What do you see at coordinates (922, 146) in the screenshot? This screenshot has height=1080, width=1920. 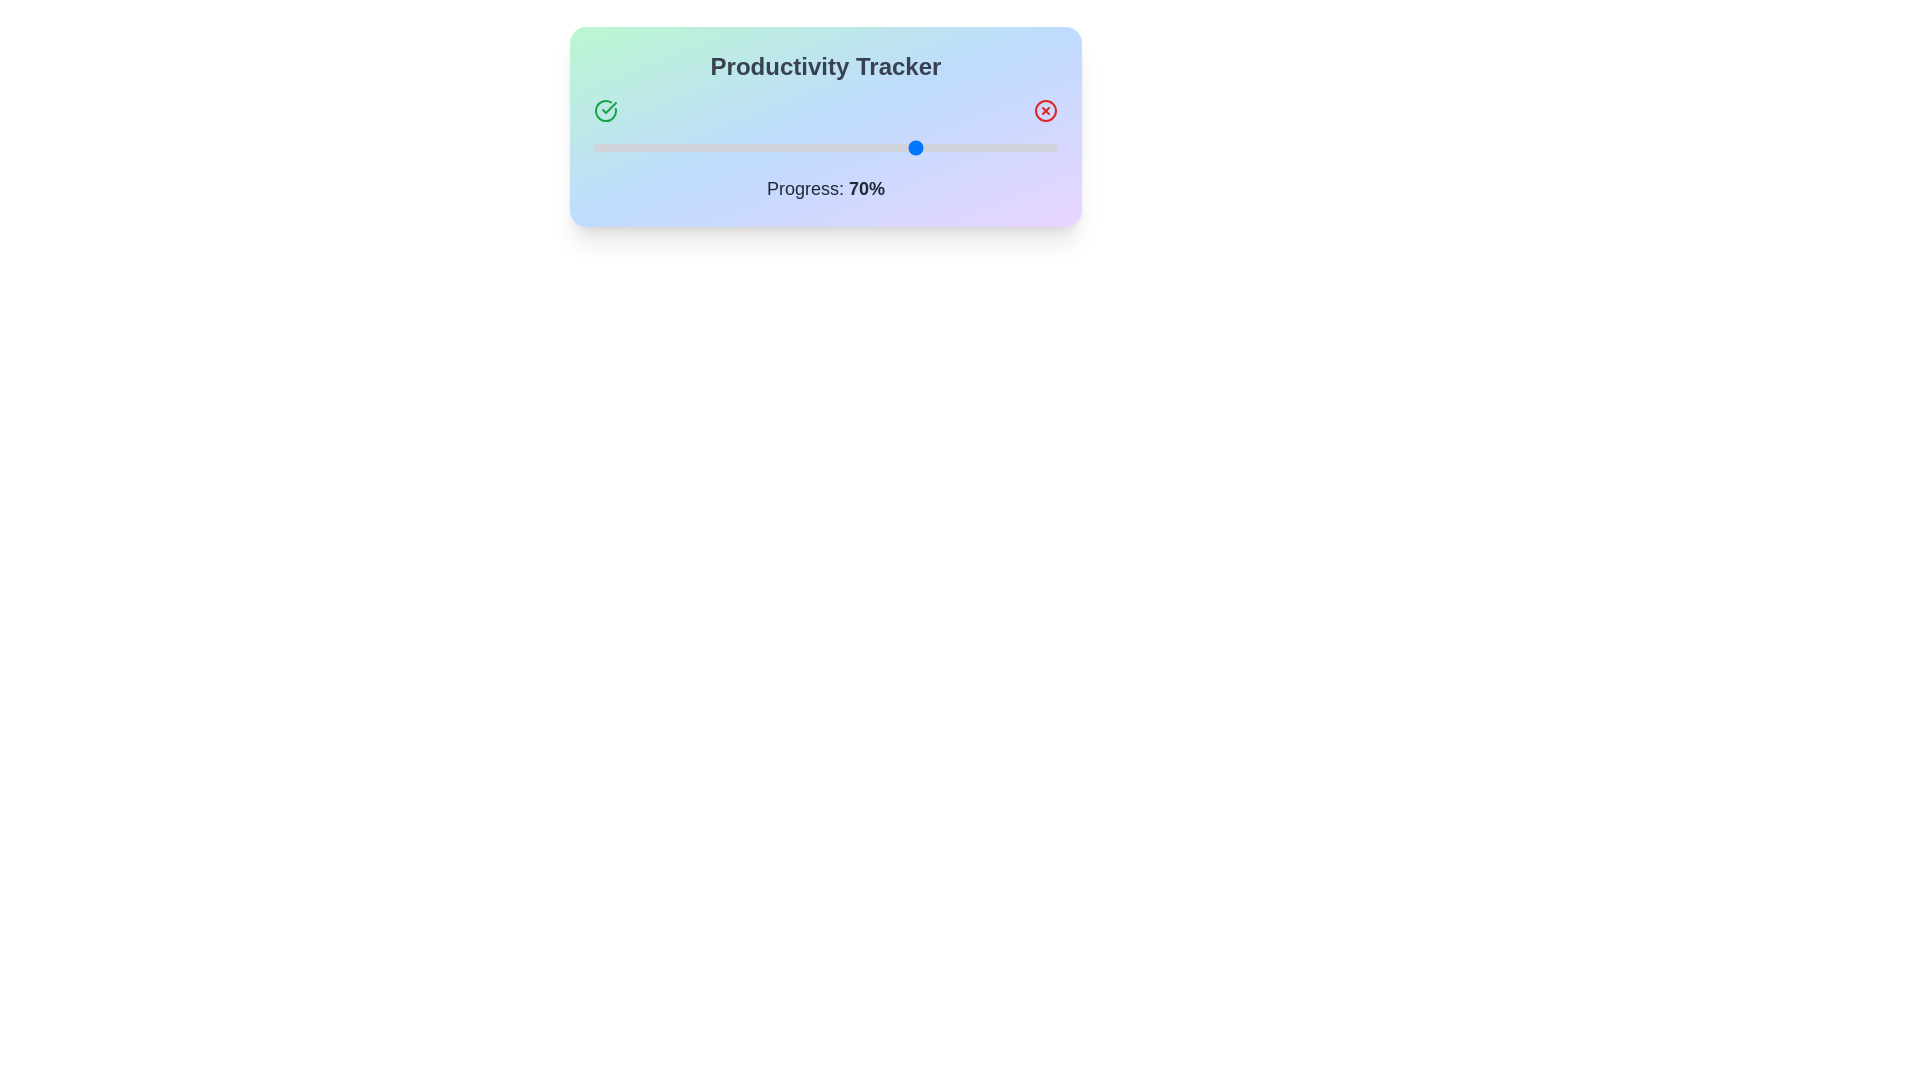 I see `the progress value` at bounding box center [922, 146].